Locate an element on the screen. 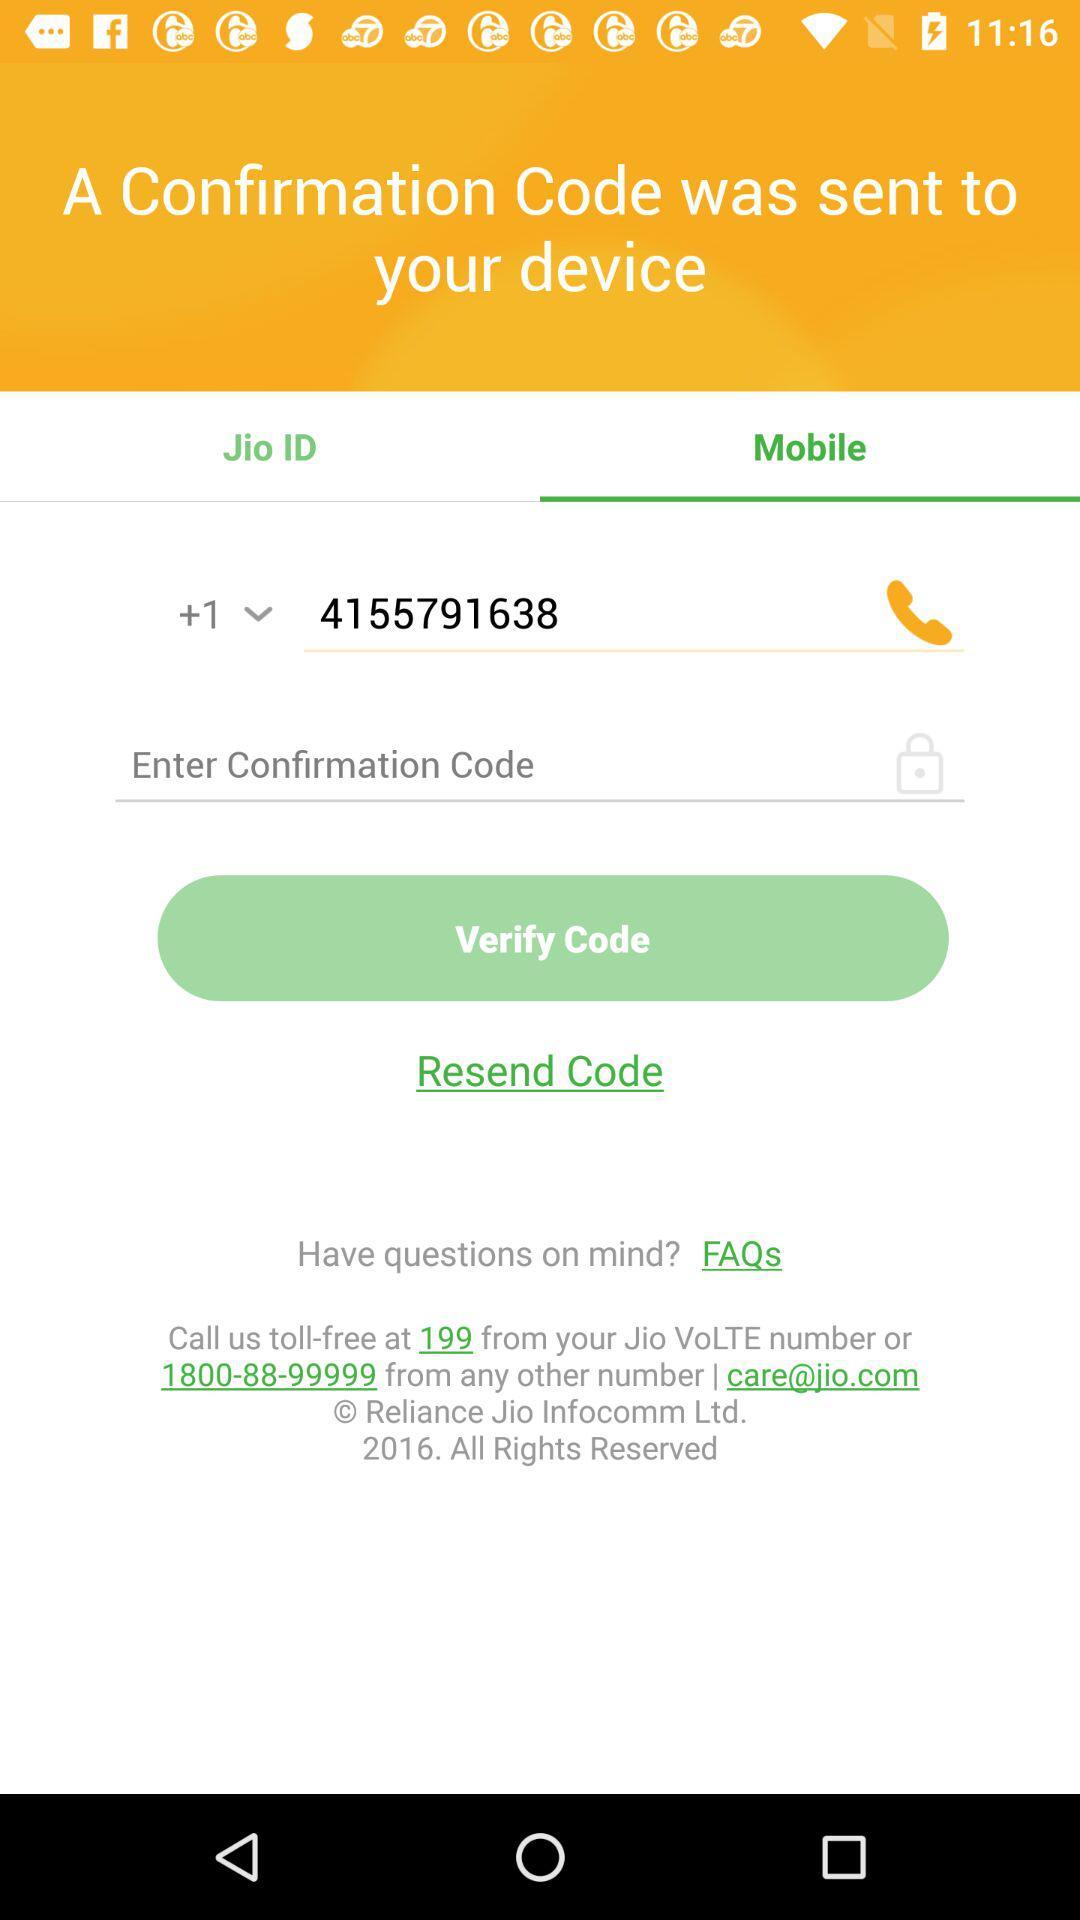 Image resolution: width=1080 pixels, height=1920 pixels. resend code is located at coordinates (540, 1068).